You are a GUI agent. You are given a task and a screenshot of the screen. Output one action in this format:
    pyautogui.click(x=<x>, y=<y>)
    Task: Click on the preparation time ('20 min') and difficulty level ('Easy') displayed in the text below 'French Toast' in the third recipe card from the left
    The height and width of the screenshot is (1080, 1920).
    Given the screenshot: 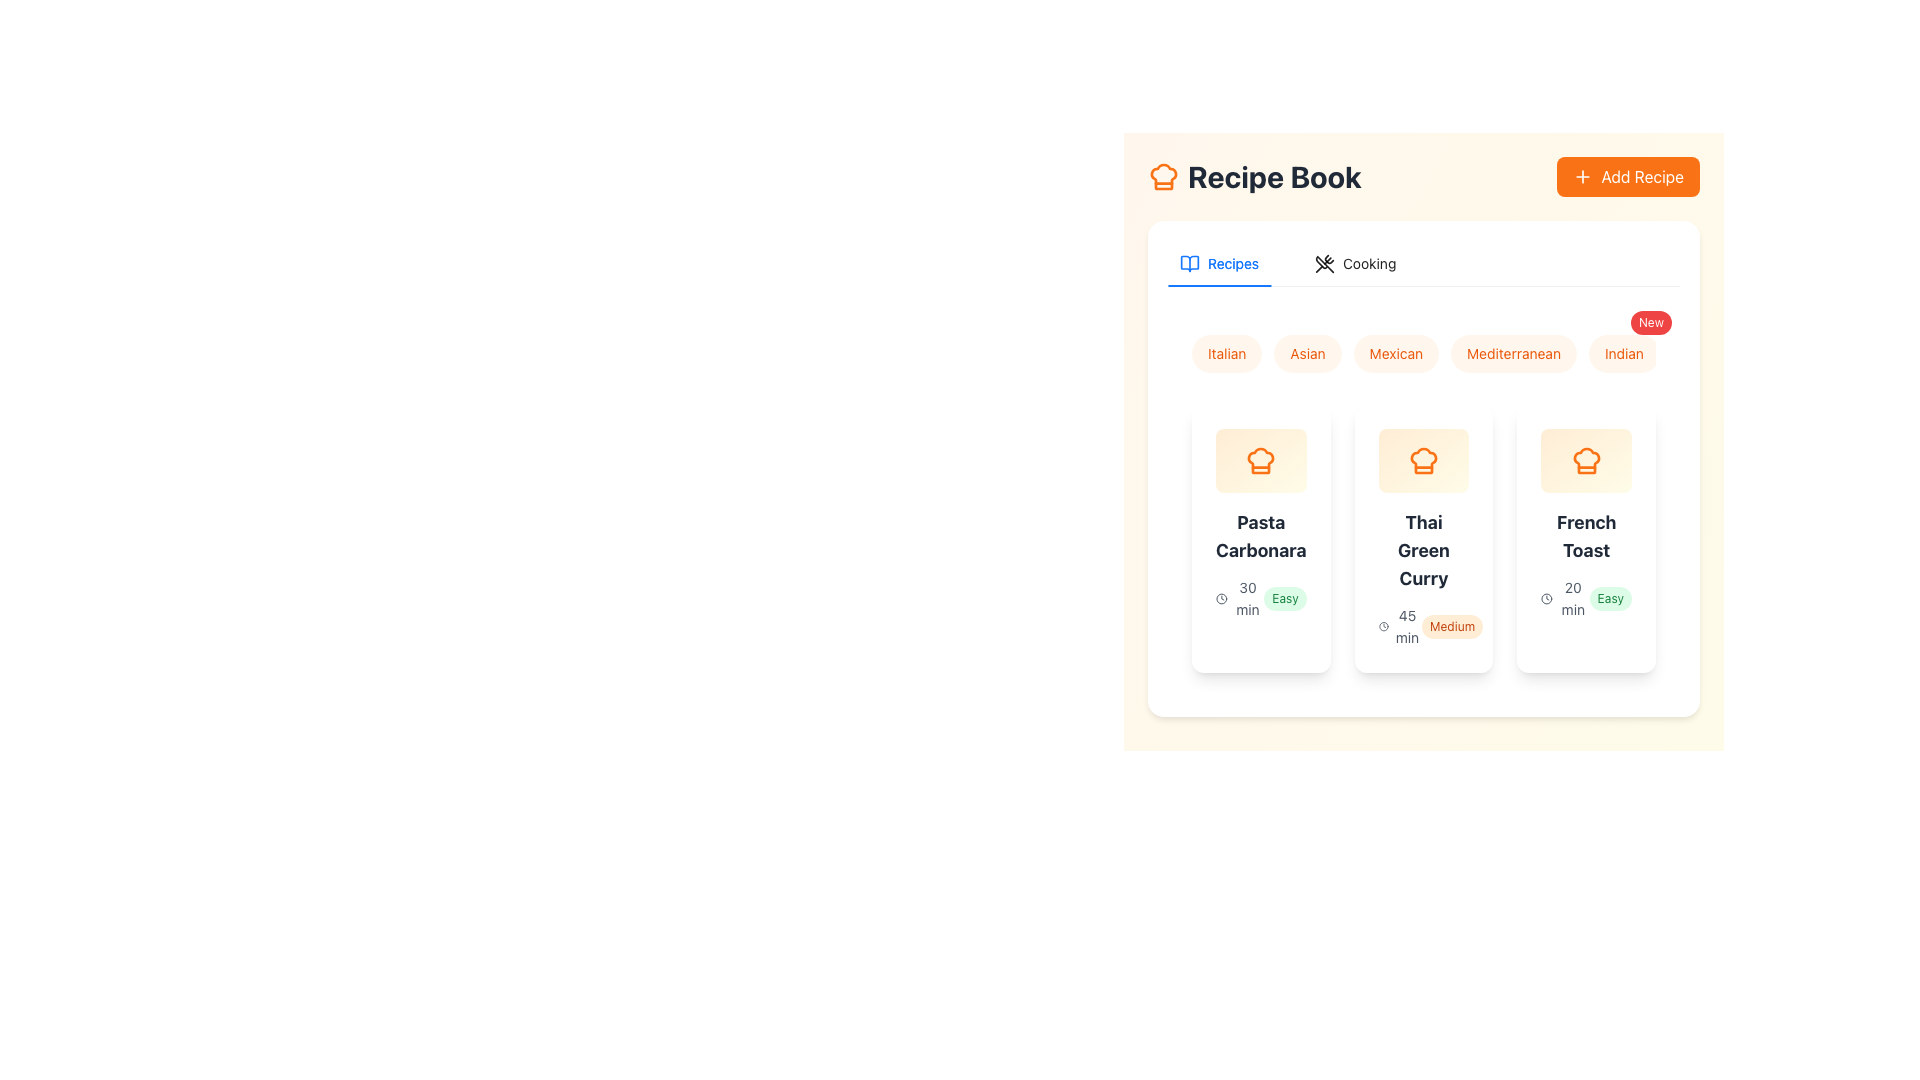 What is the action you would take?
    pyautogui.click(x=1585, y=597)
    